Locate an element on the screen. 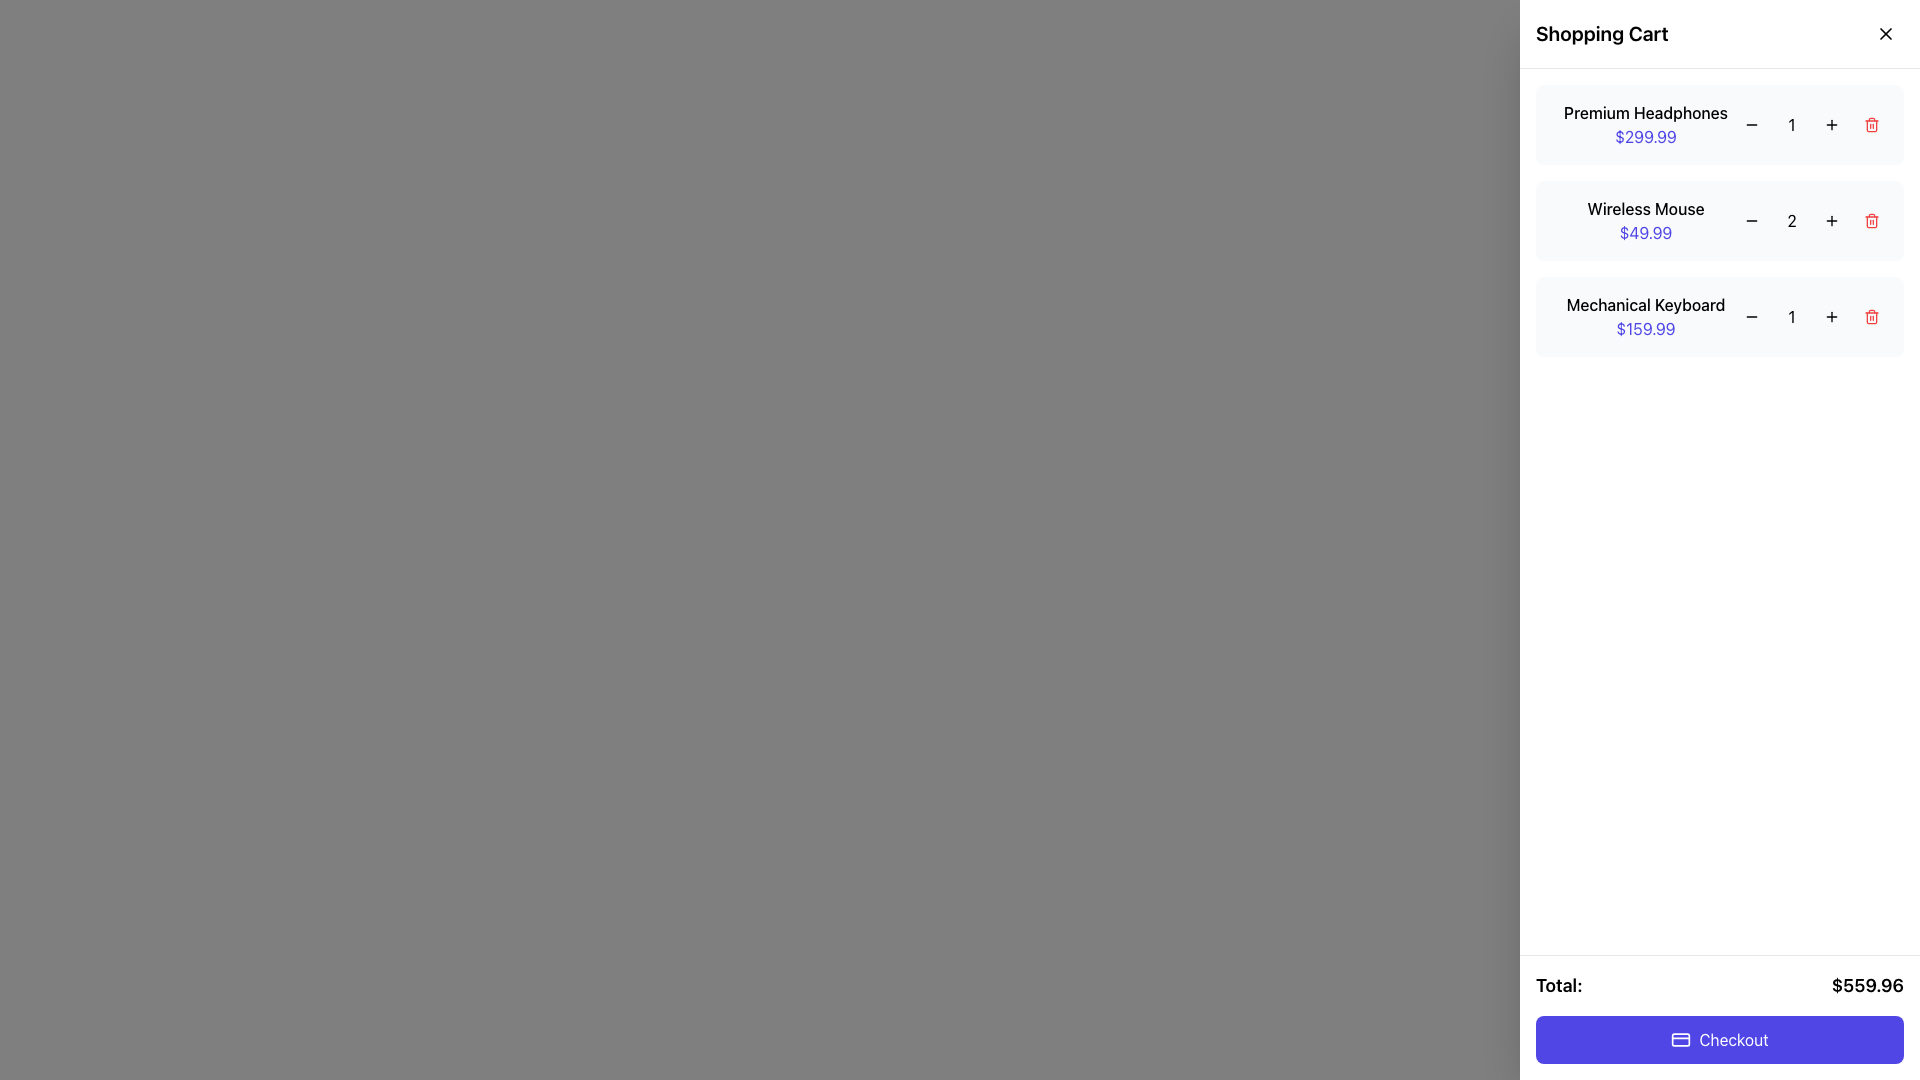  the textual information block displaying the name and price of the 'Premium Headphones' product in the shopping cart, which is located at the uppermost position in the list of items is located at coordinates (1646, 124).